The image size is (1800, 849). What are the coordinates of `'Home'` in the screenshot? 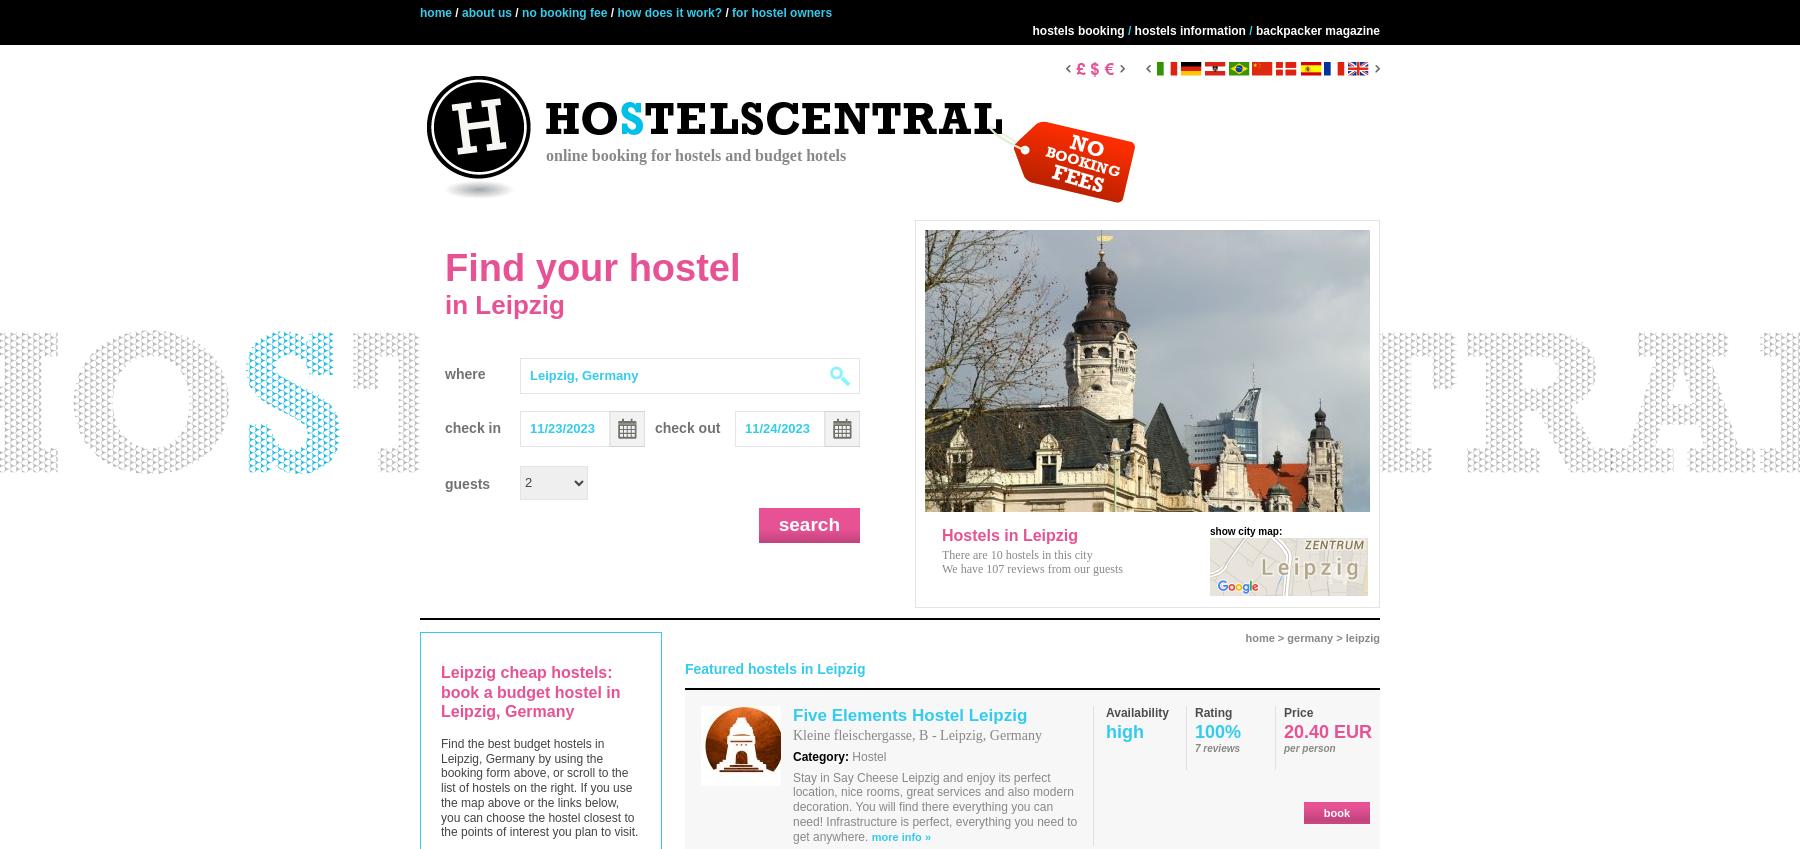 It's located at (435, 11).